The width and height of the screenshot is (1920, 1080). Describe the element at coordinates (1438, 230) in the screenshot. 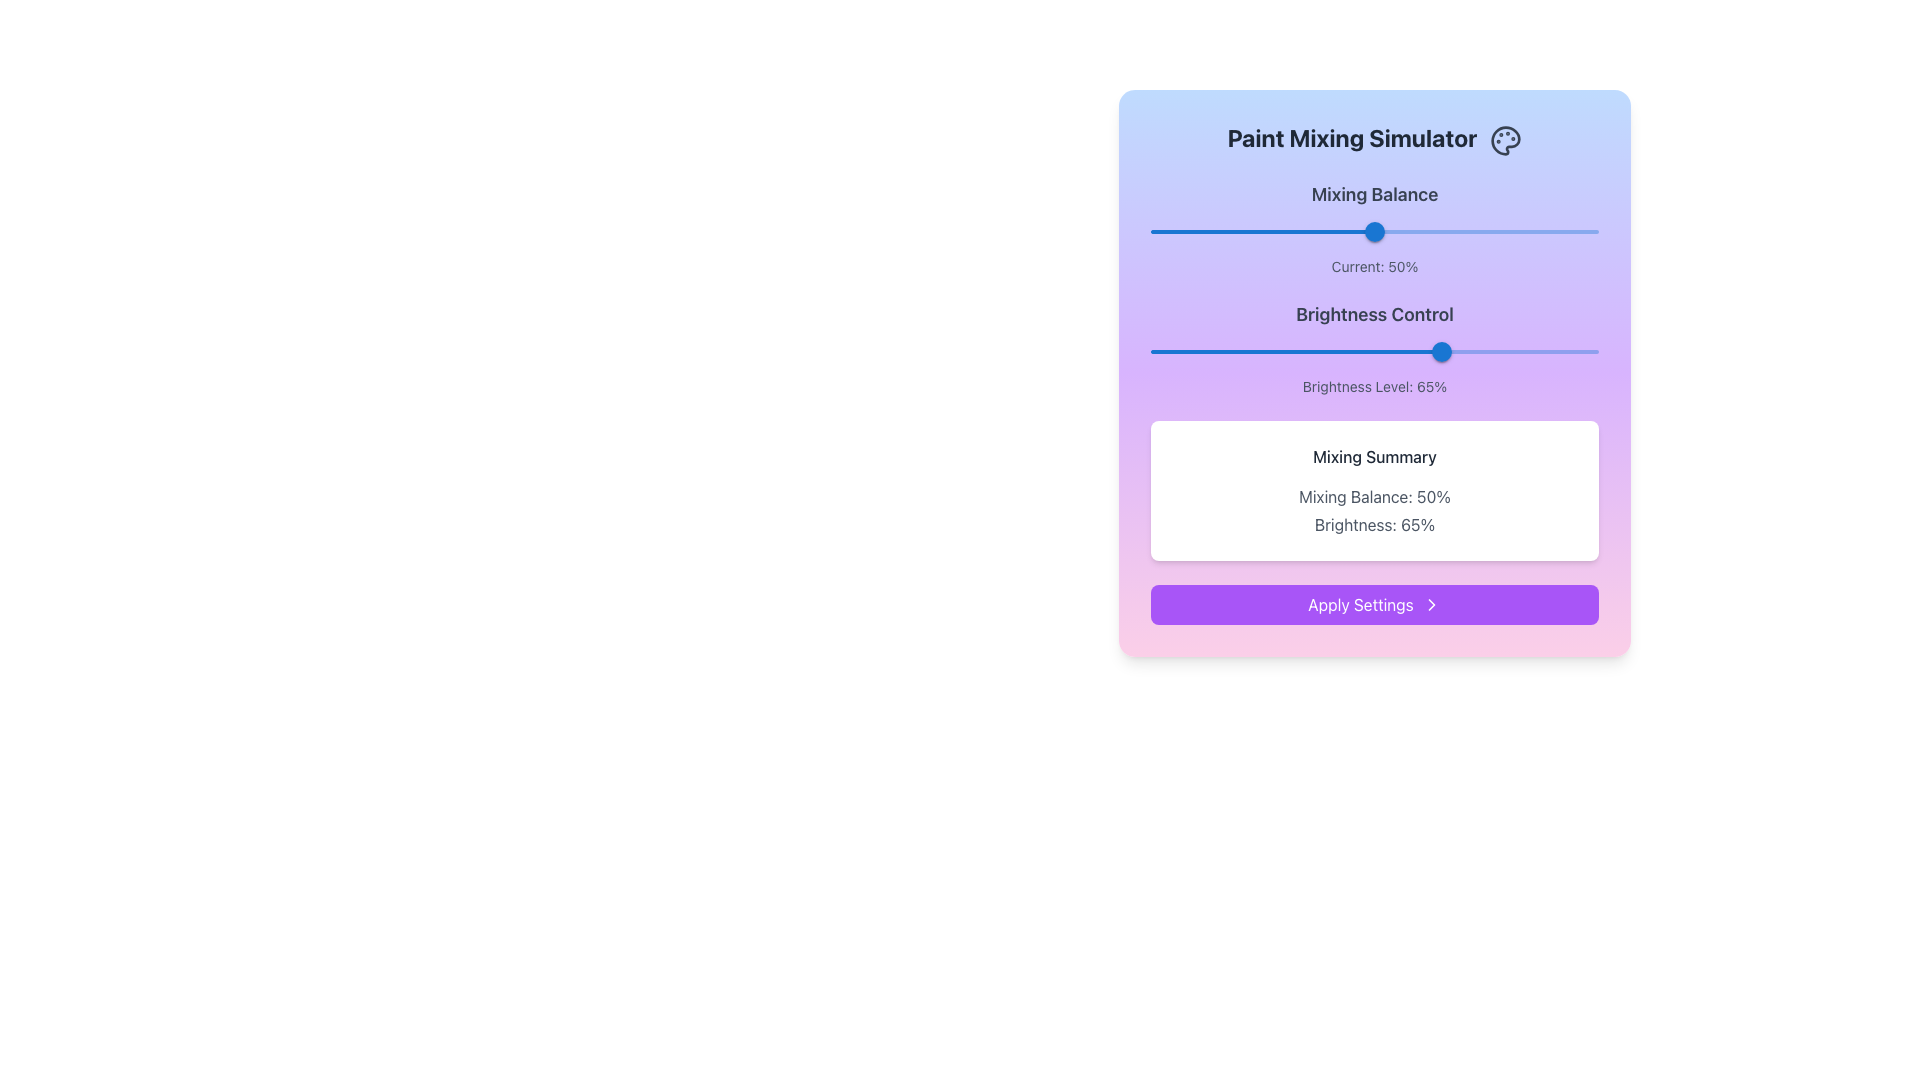

I see `Mixing Balance` at that location.